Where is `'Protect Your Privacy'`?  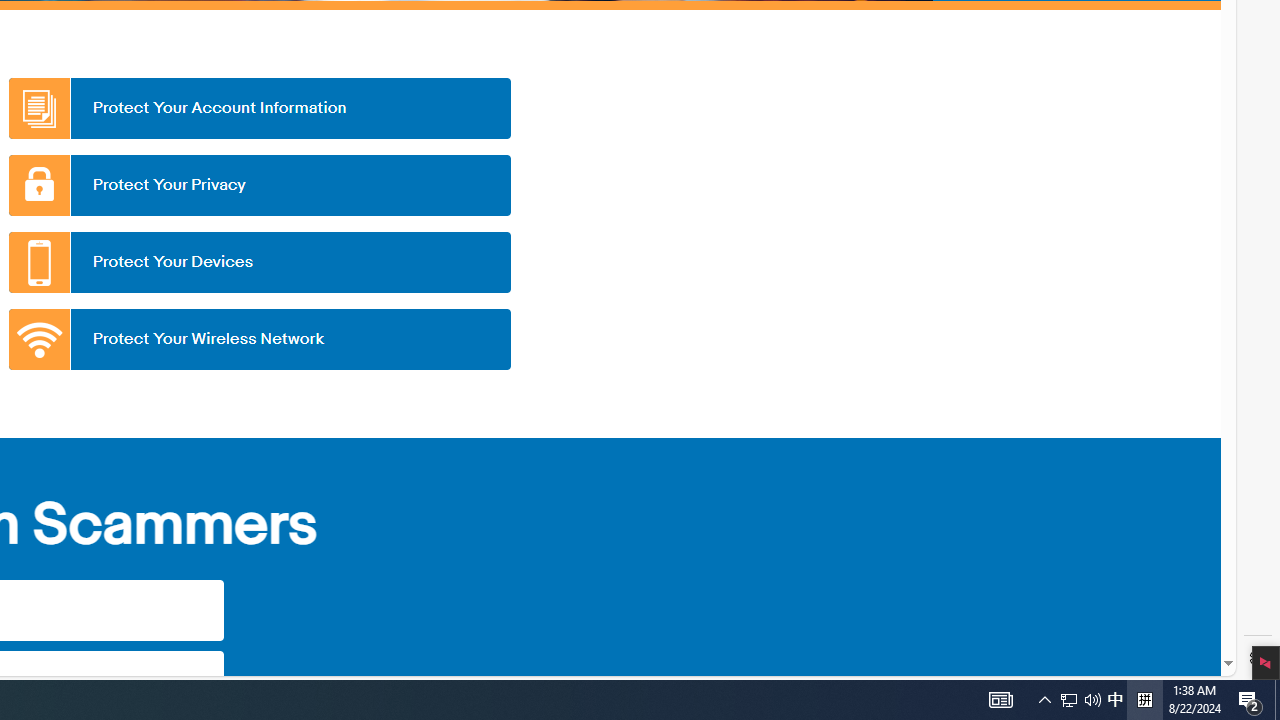 'Protect Your Privacy' is located at coordinates (258, 185).